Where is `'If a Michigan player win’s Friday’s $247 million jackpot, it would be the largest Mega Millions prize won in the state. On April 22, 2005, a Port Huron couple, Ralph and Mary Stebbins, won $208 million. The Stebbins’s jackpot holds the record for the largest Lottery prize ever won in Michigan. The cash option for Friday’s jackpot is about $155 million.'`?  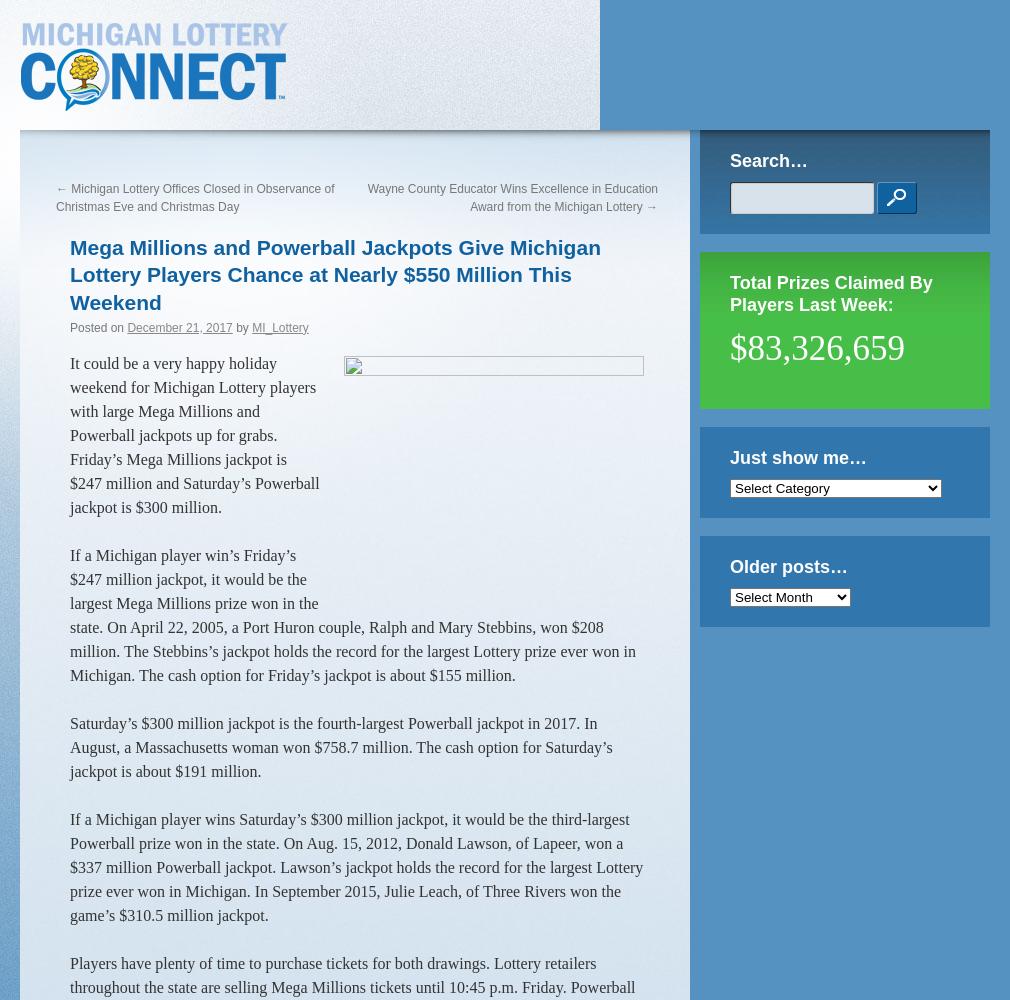
'If a Michigan player win’s Friday’s $247 million jackpot, it would be the largest Mega Millions prize won in the state. On April 22, 2005, a Port Huron couple, Ralph and Mary Stebbins, won $208 million. The Stebbins’s jackpot holds the record for the largest Lottery prize ever won in Michigan. The cash option for Friday’s jackpot is about $155 million.' is located at coordinates (68, 613).